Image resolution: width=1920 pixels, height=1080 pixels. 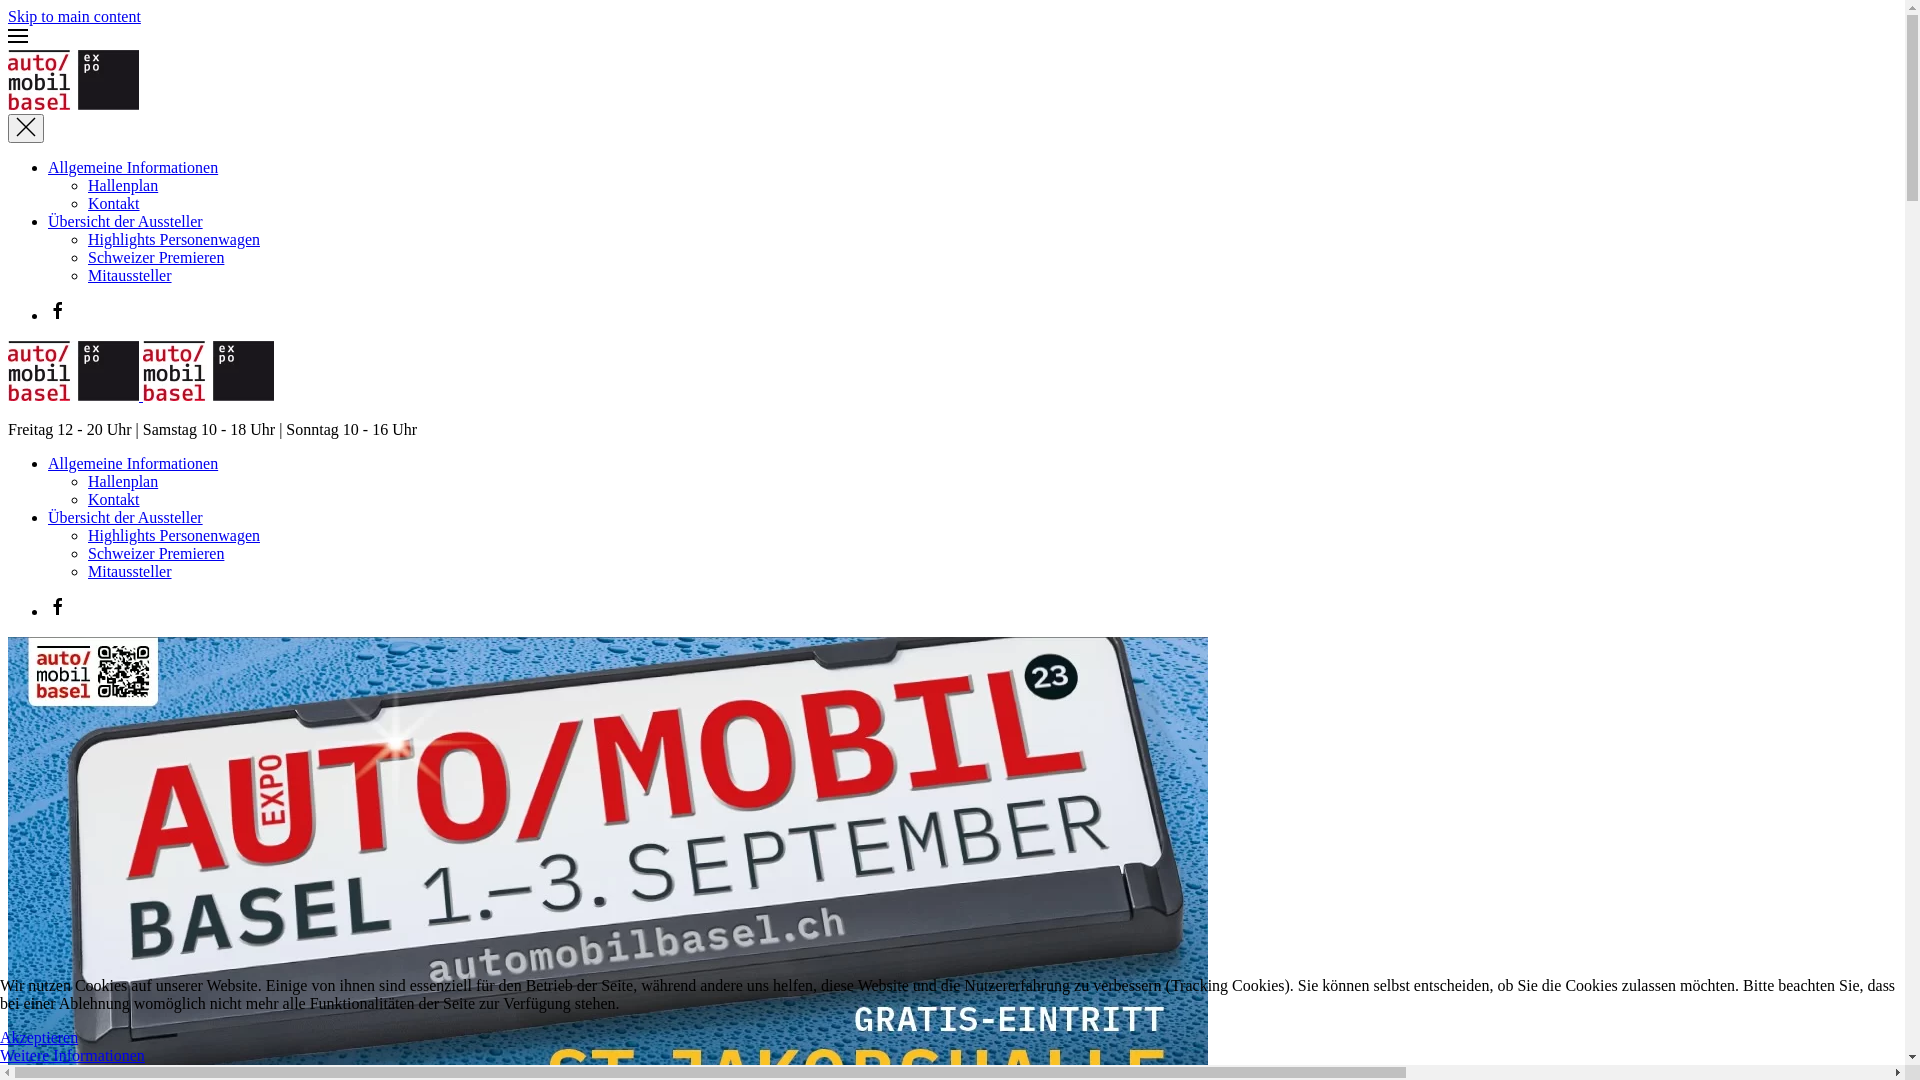 What do you see at coordinates (122, 481) in the screenshot?
I see `'Hallenplan'` at bounding box center [122, 481].